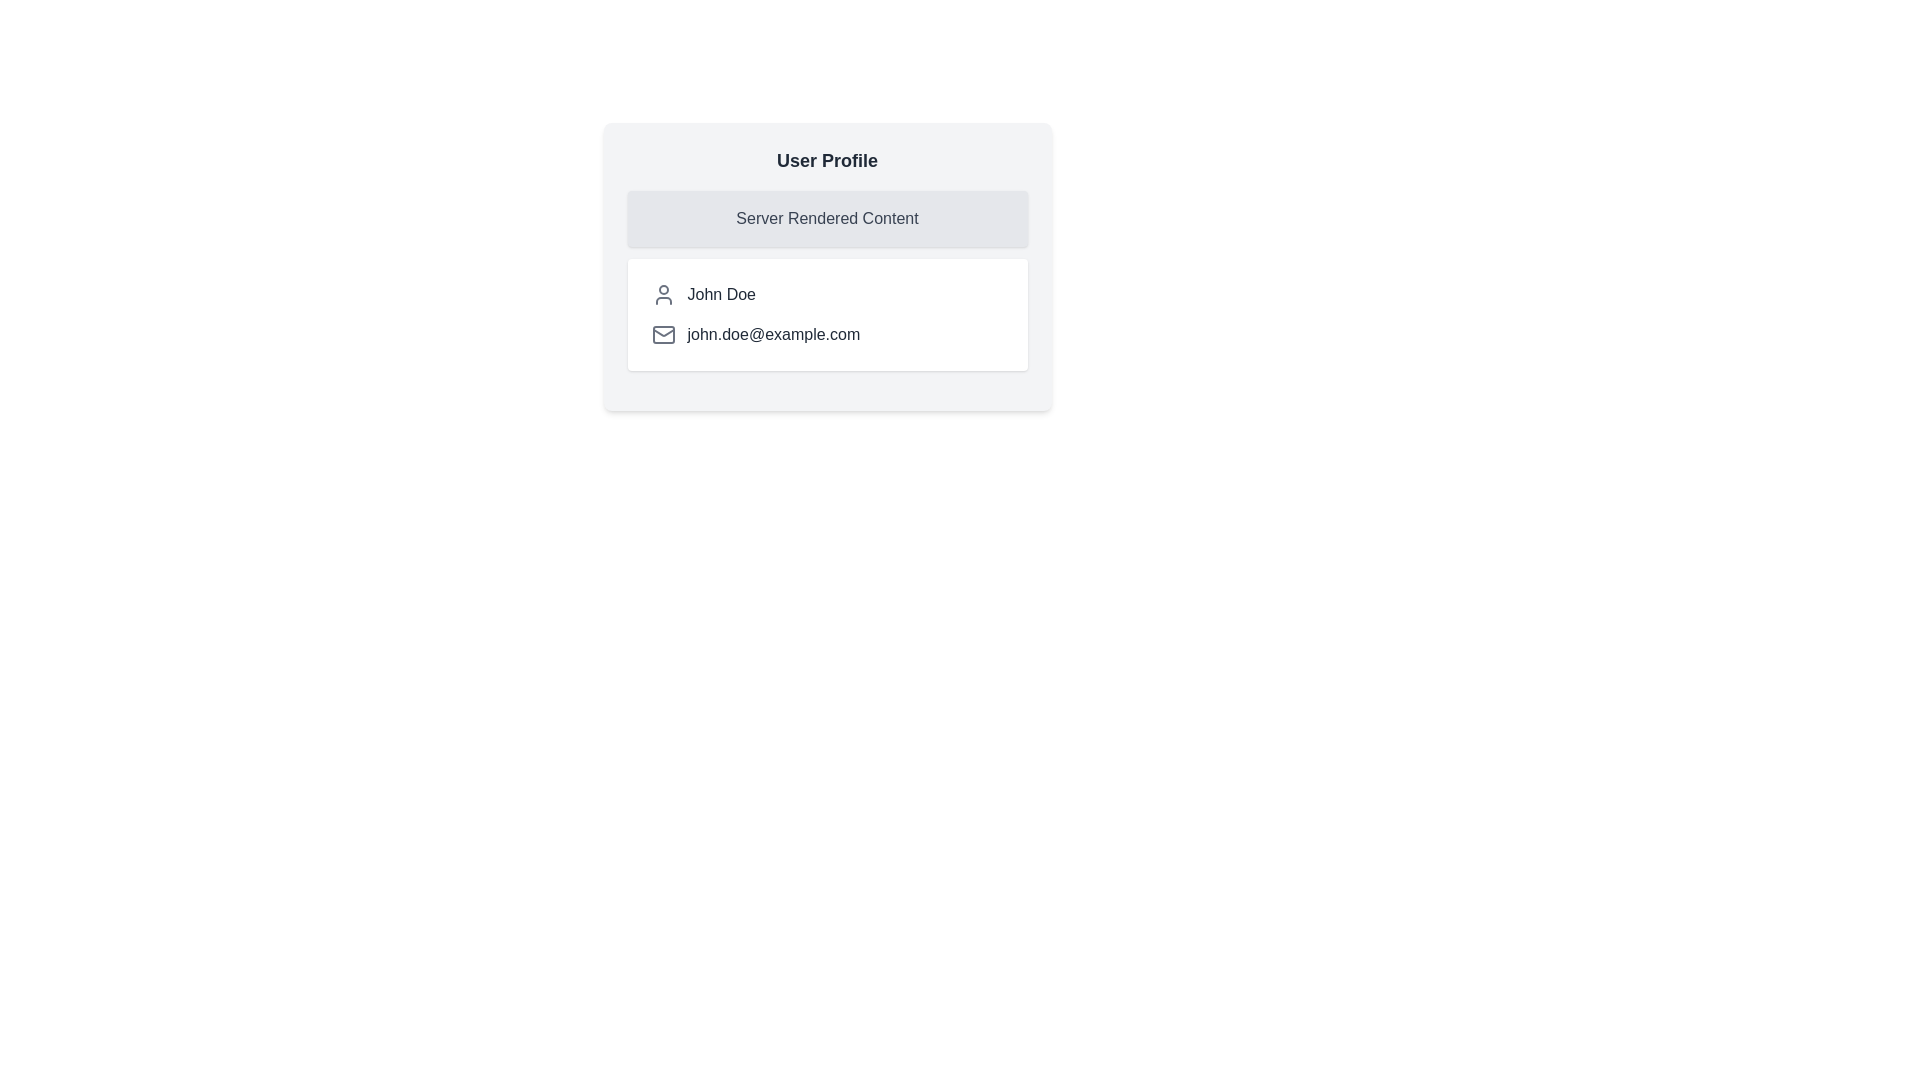  I want to click on the inner elements of the 'Server Rendered Content' section located within the user profile card, which displays user information like 'John Doe' and 'john.doe@example.com', so click(827, 281).